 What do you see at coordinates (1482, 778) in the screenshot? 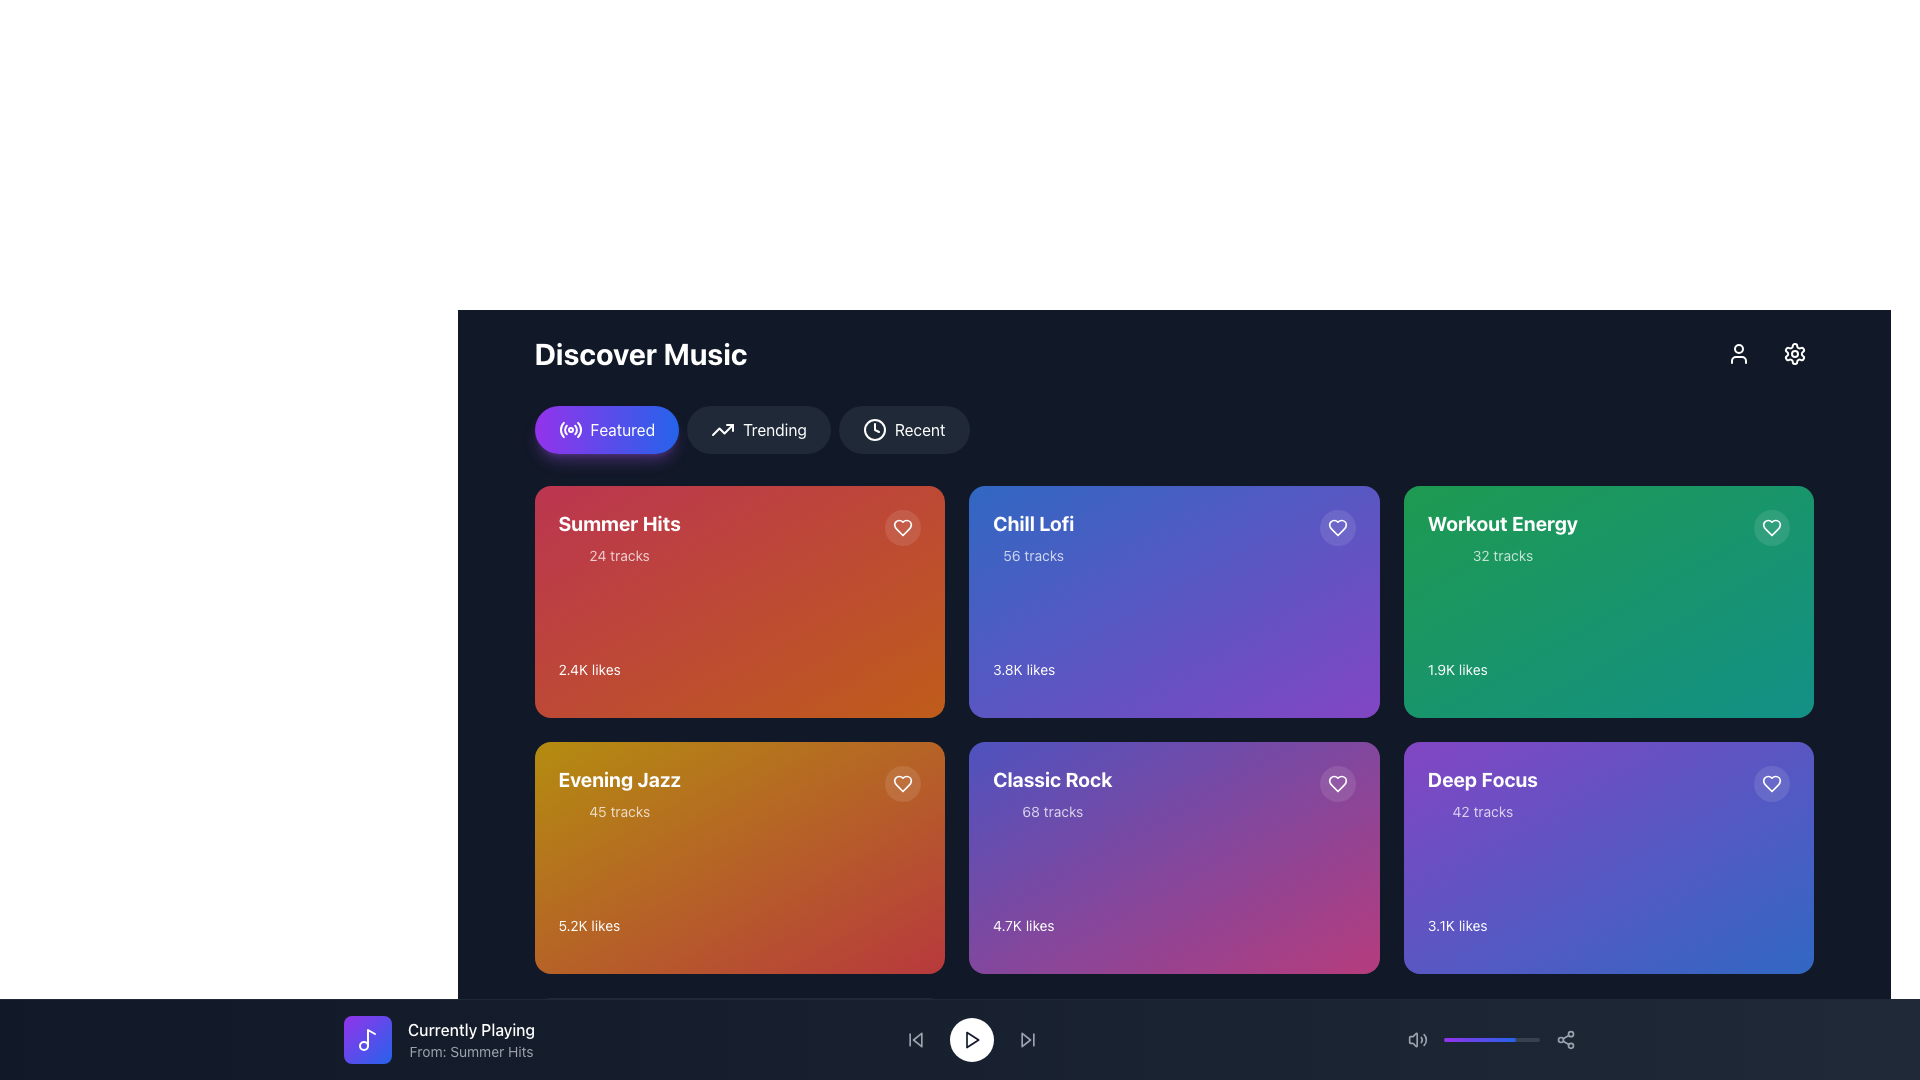
I see `the title text label` at bounding box center [1482, 778].